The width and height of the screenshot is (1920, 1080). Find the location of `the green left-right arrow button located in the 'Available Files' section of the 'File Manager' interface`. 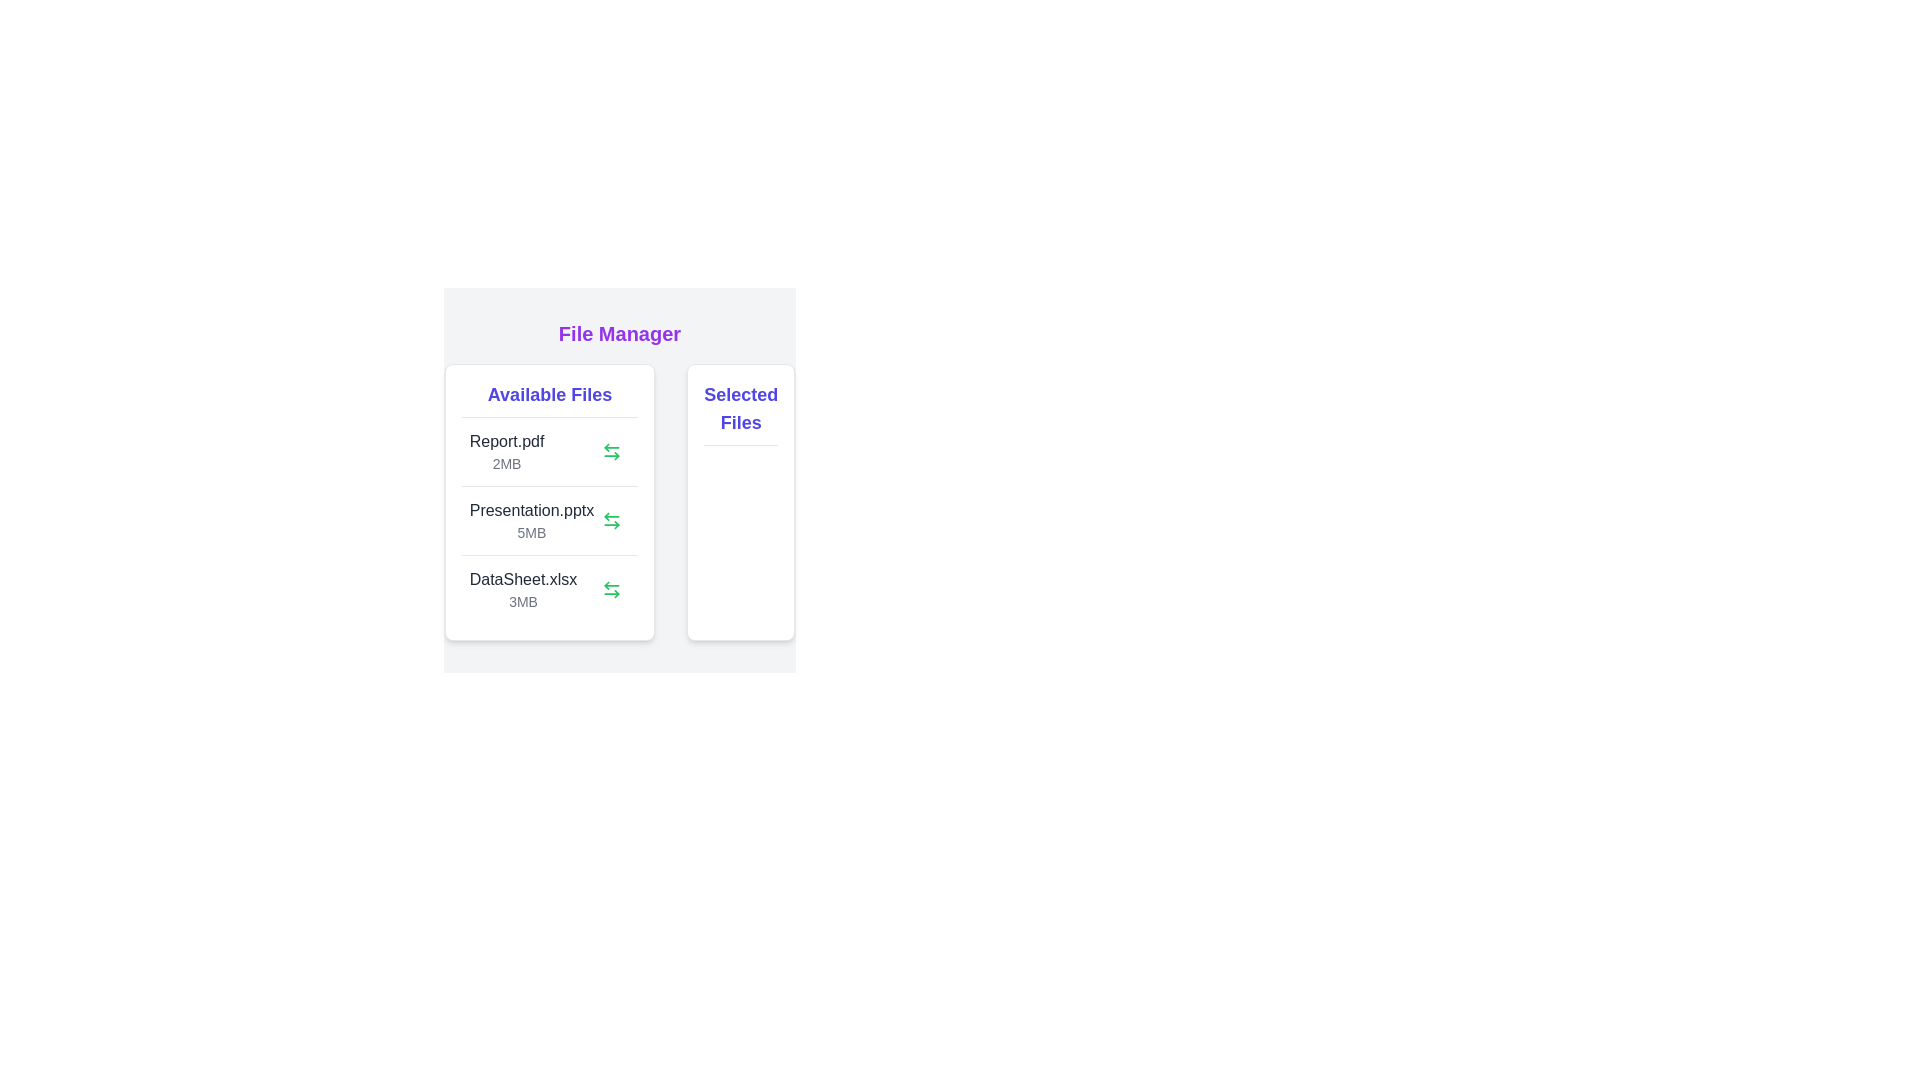

the green left-right arrow button located in the 'Available Files' section of the 'File Manager' interface is located at coordinates (611, 519).